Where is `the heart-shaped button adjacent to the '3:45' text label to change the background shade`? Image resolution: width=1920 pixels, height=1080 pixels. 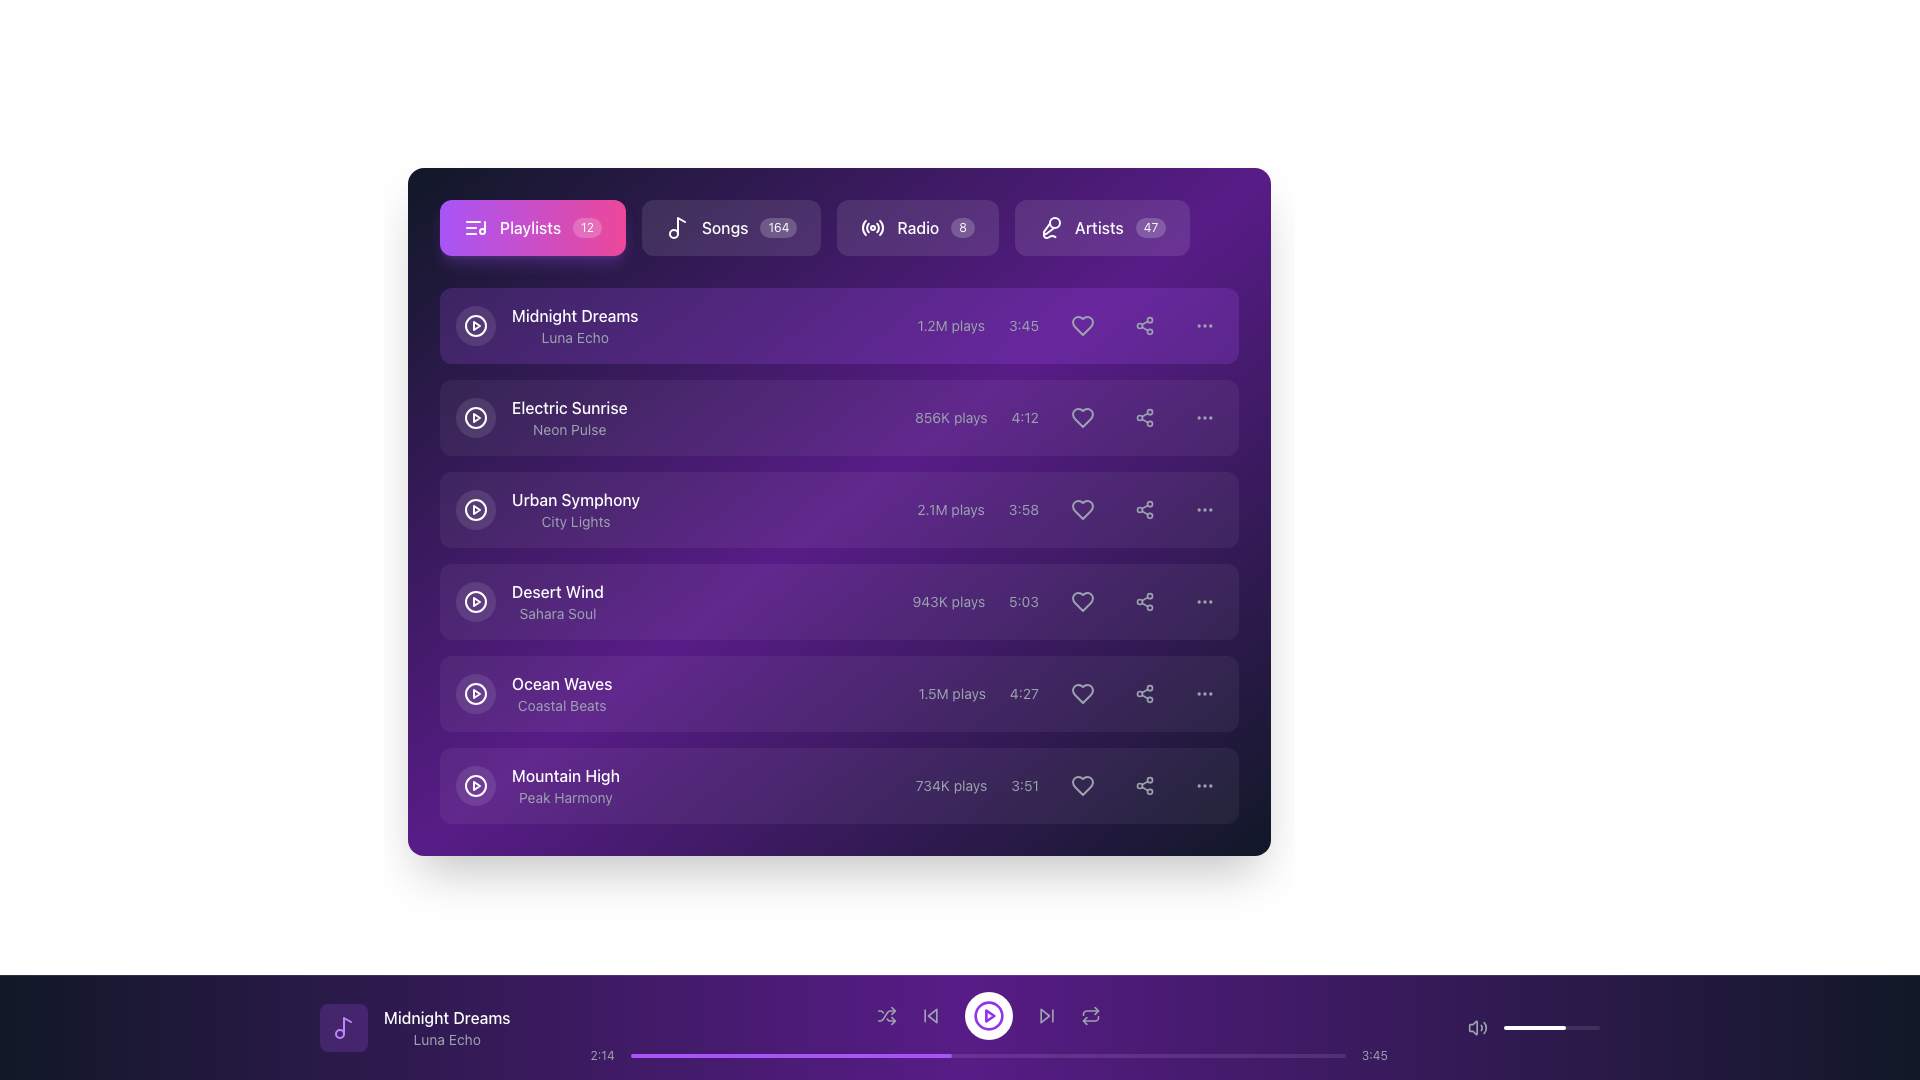
the heart-shaped button adjacent to the '3:45' text label to change the background shade is located at coordinates (1069, 325).